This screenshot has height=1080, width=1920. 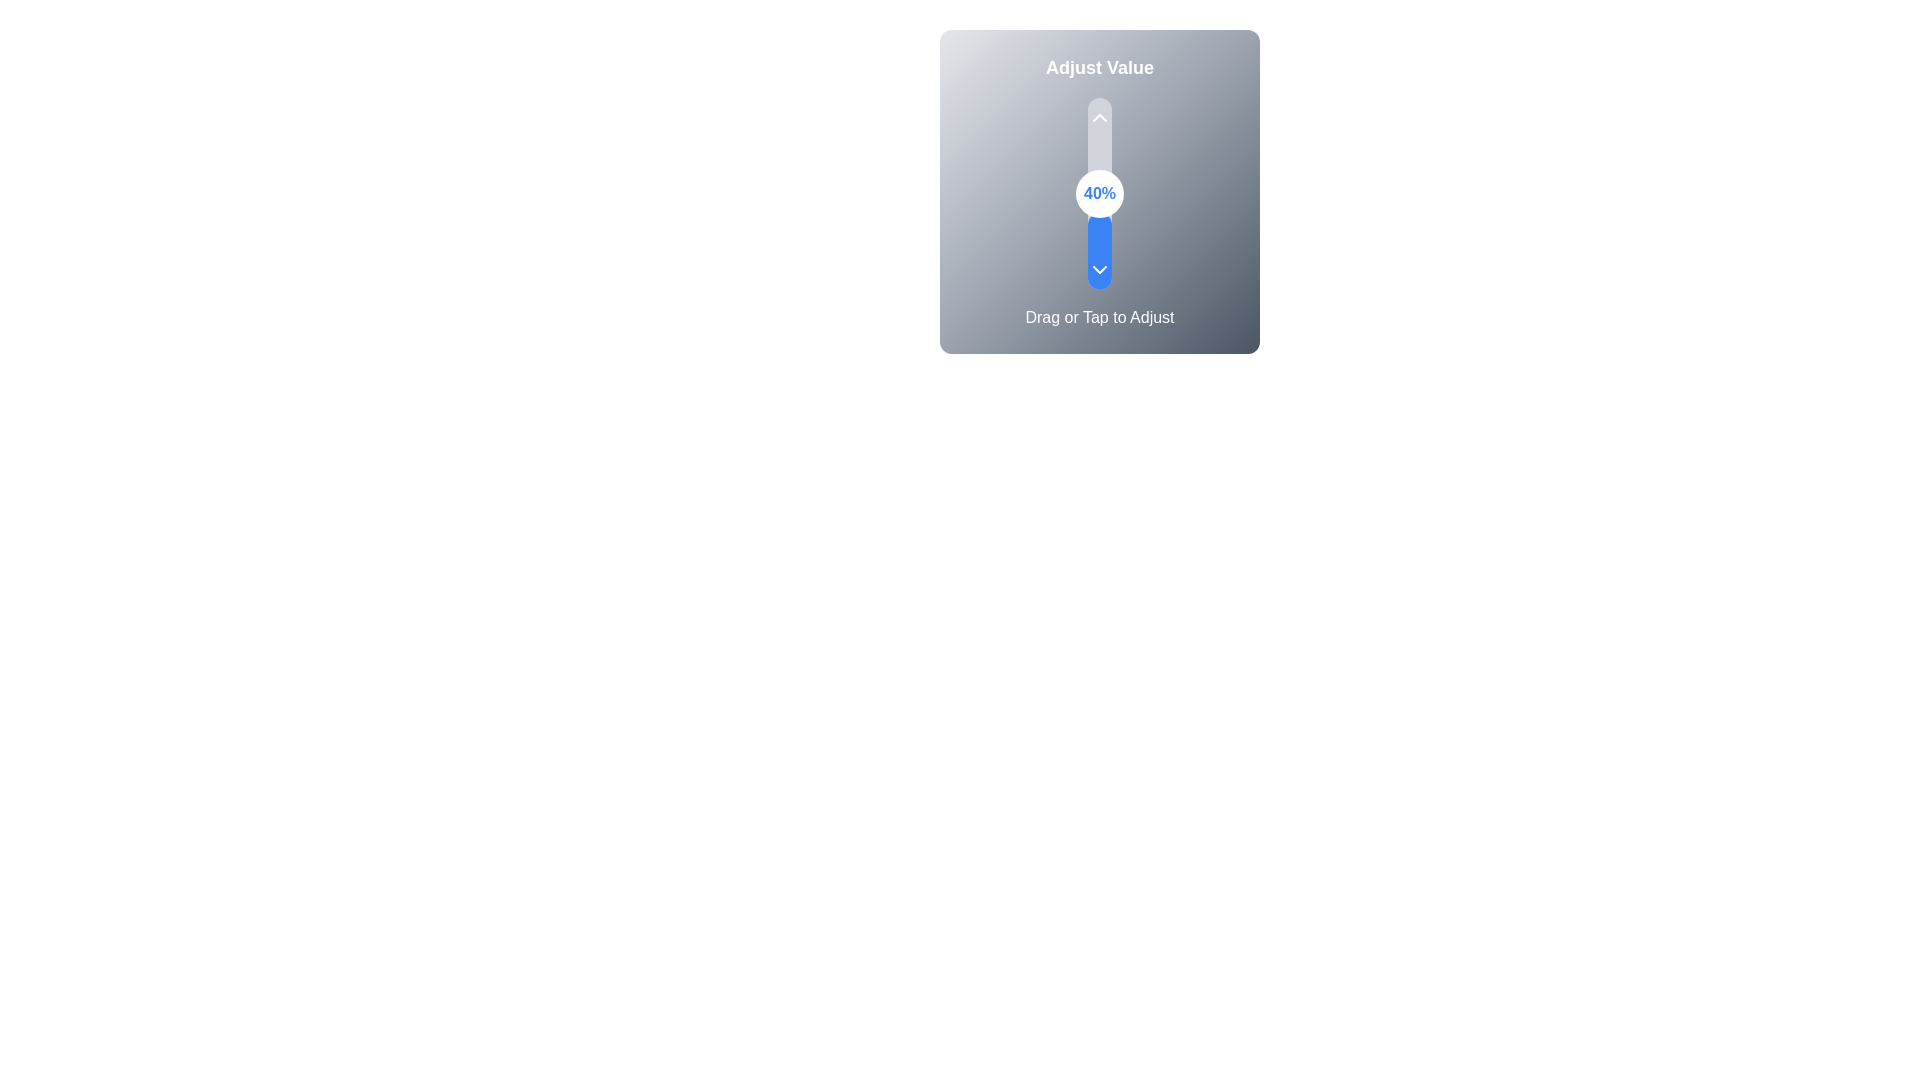 What do you see at coordinates (1098, 195) in the screenshot?
I see `the slider value` at bounding box center [1098, 195].